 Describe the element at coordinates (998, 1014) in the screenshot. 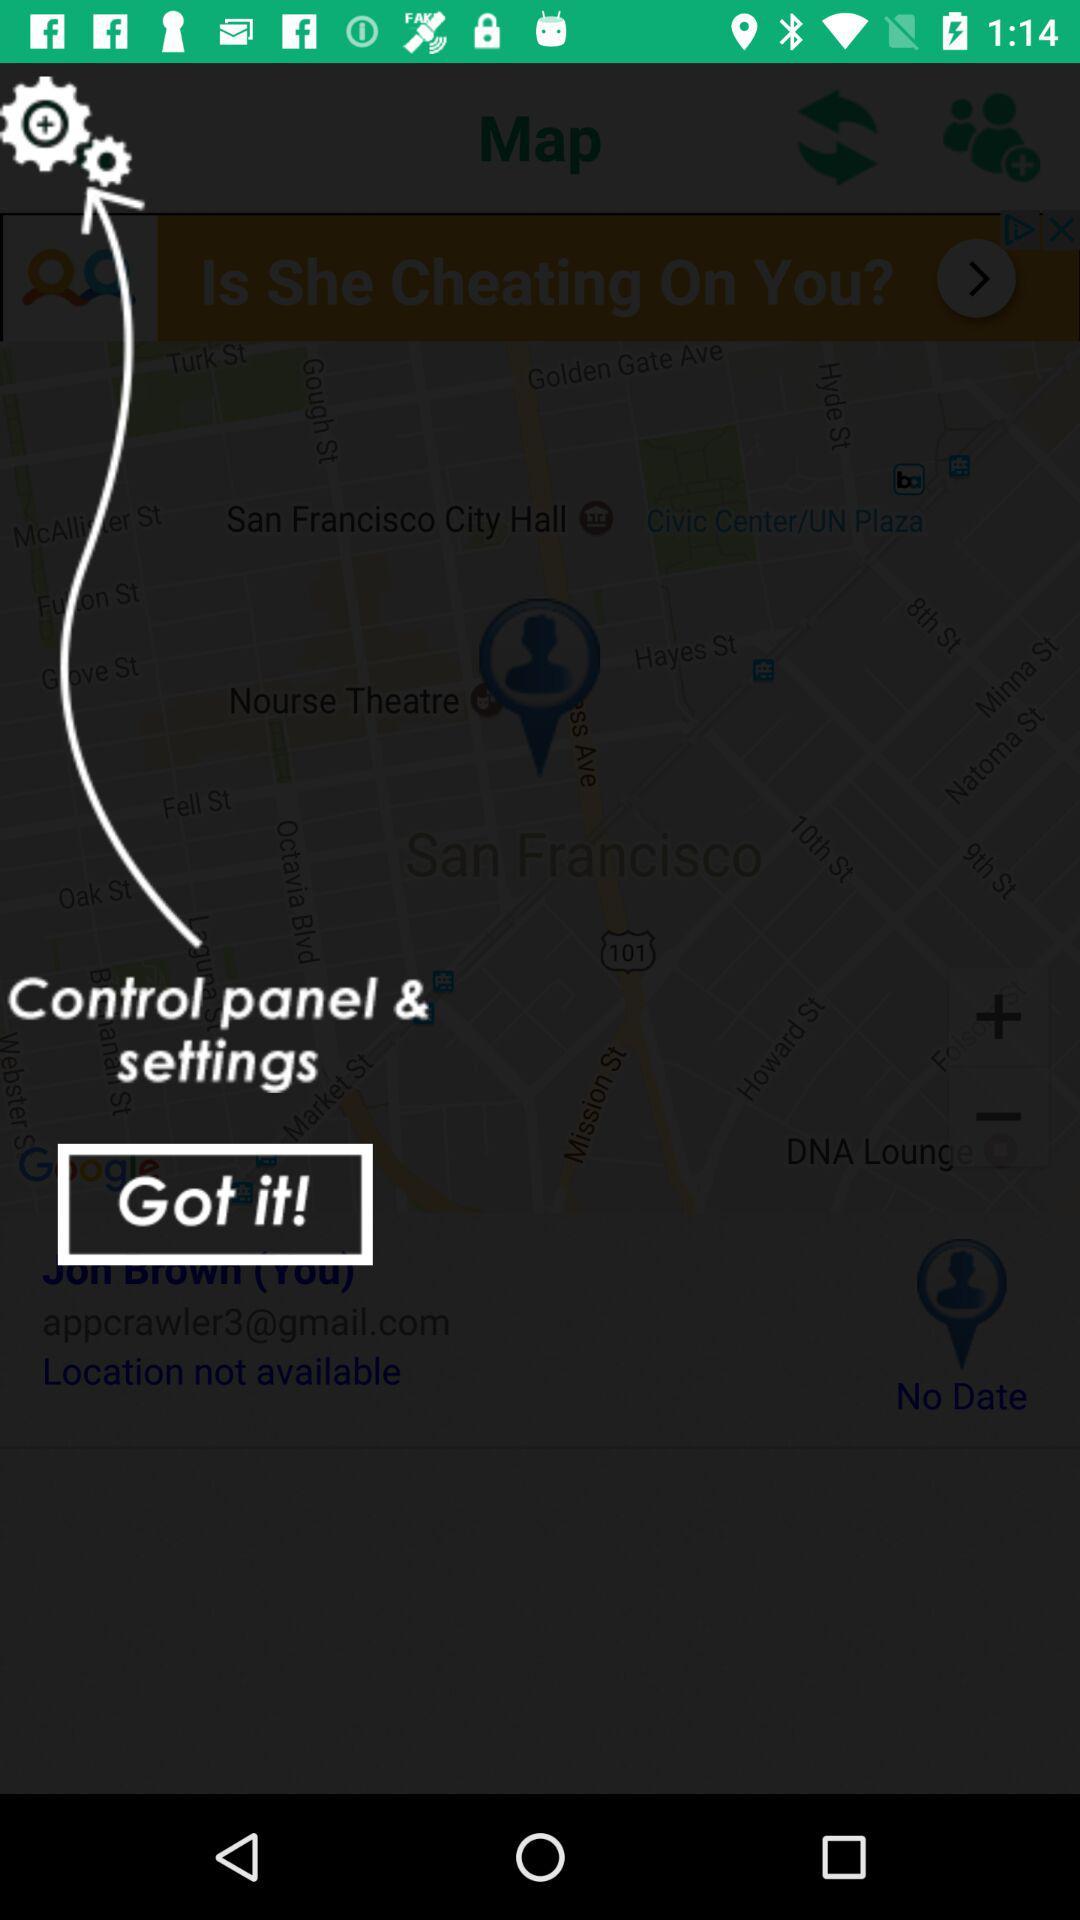

I see `the add icon` at that location.